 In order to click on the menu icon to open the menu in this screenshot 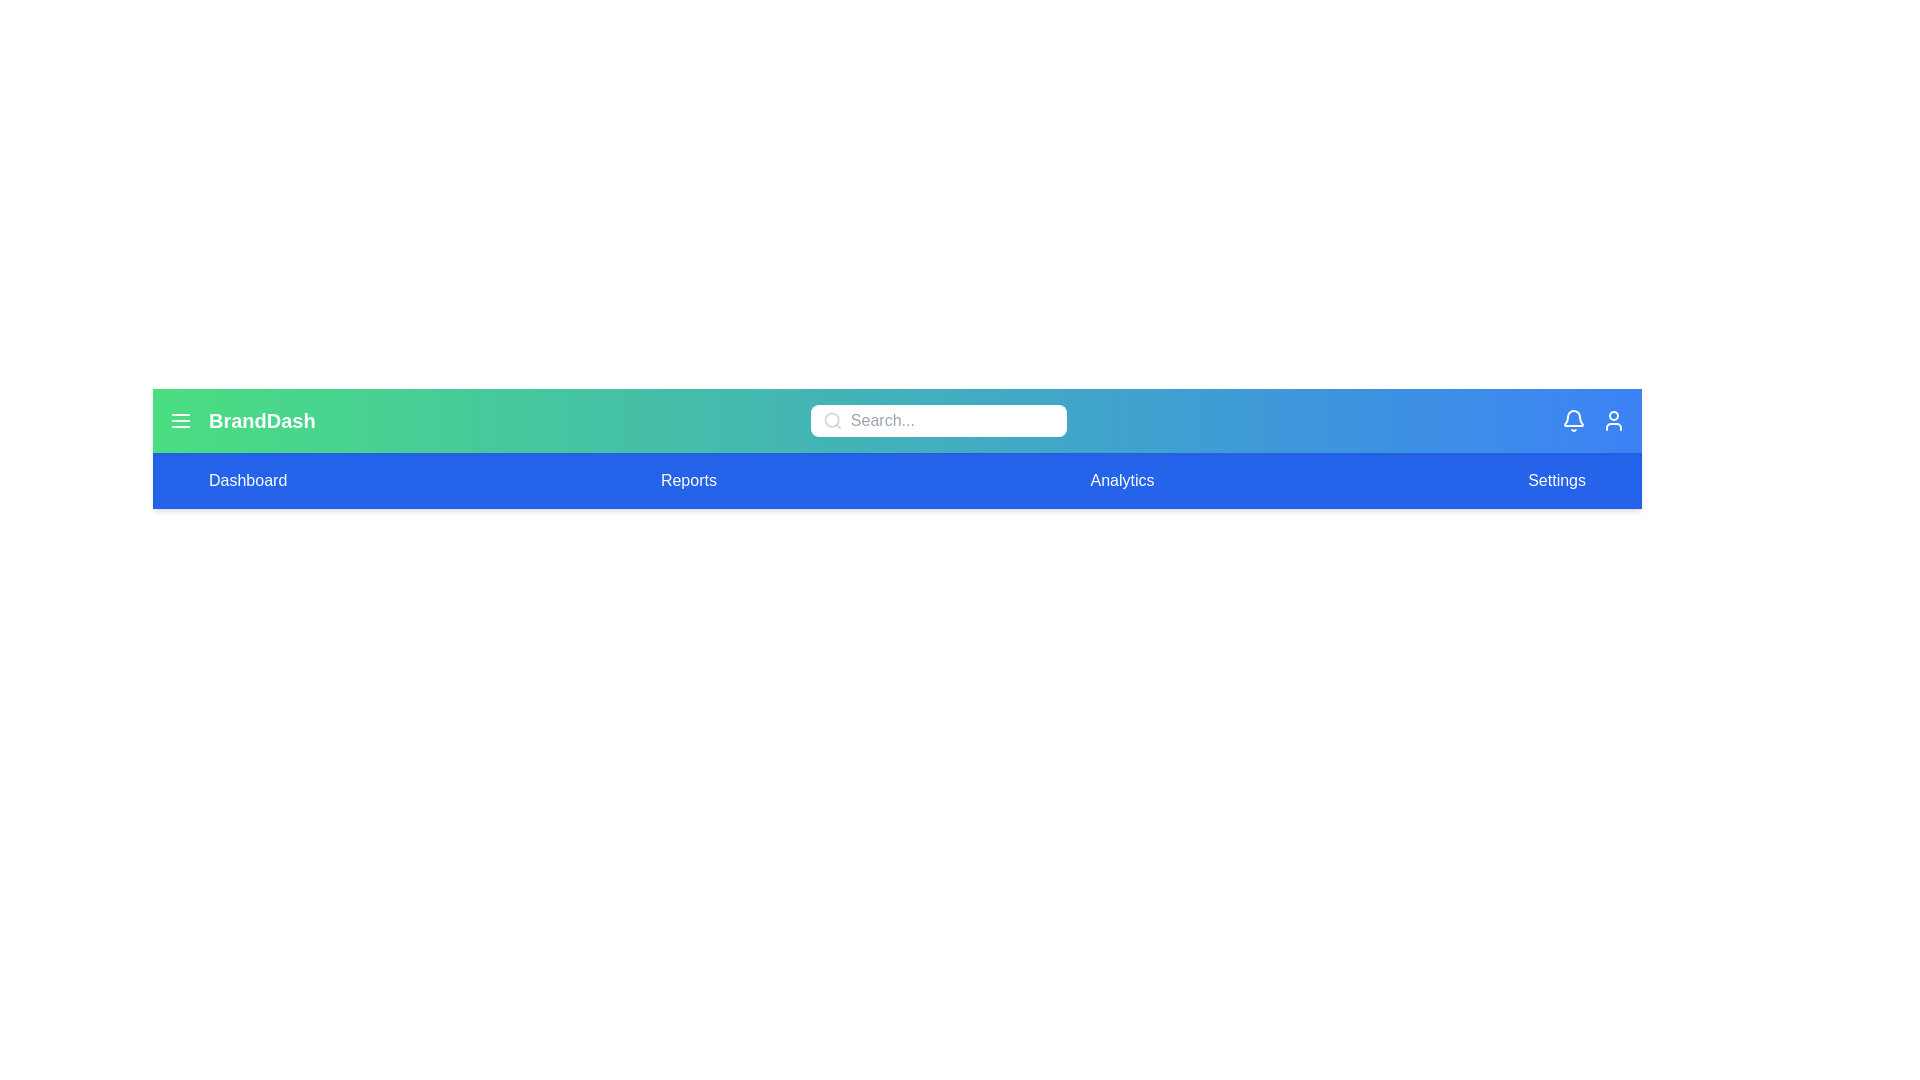, I will do `click(181, 419)`.